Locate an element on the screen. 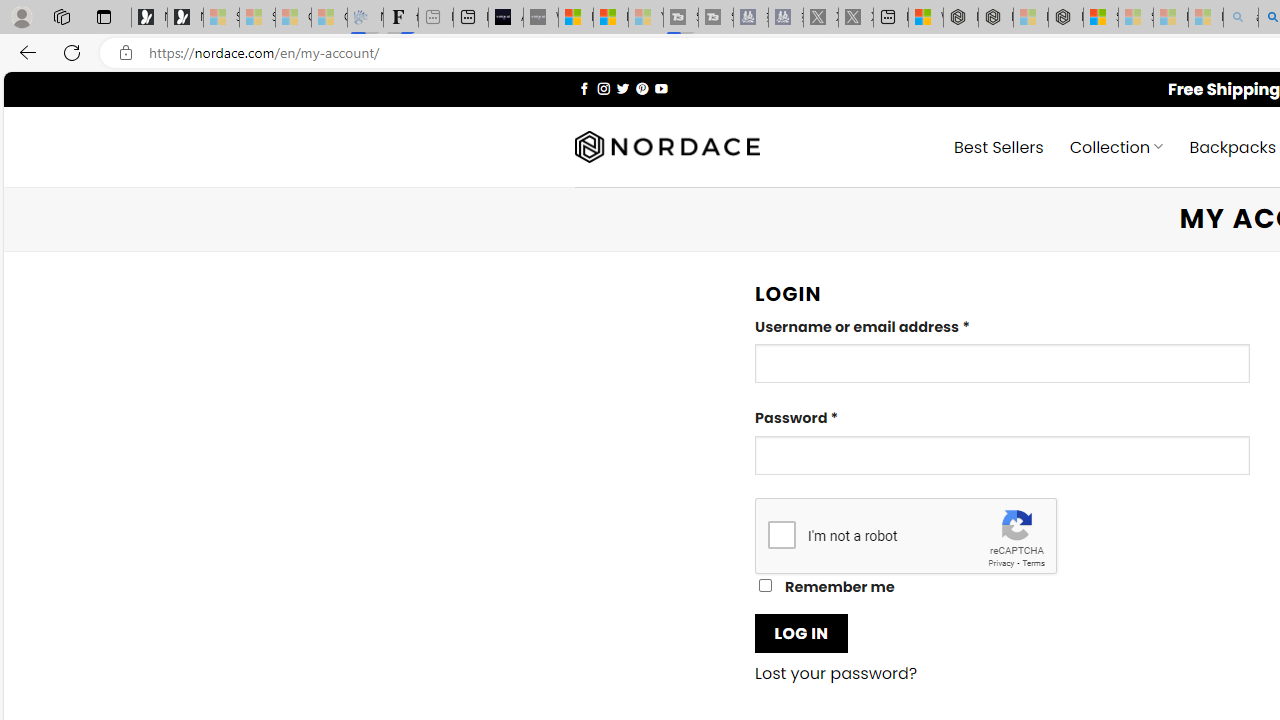  'Privacy' is located at coordinates (1001, 563).